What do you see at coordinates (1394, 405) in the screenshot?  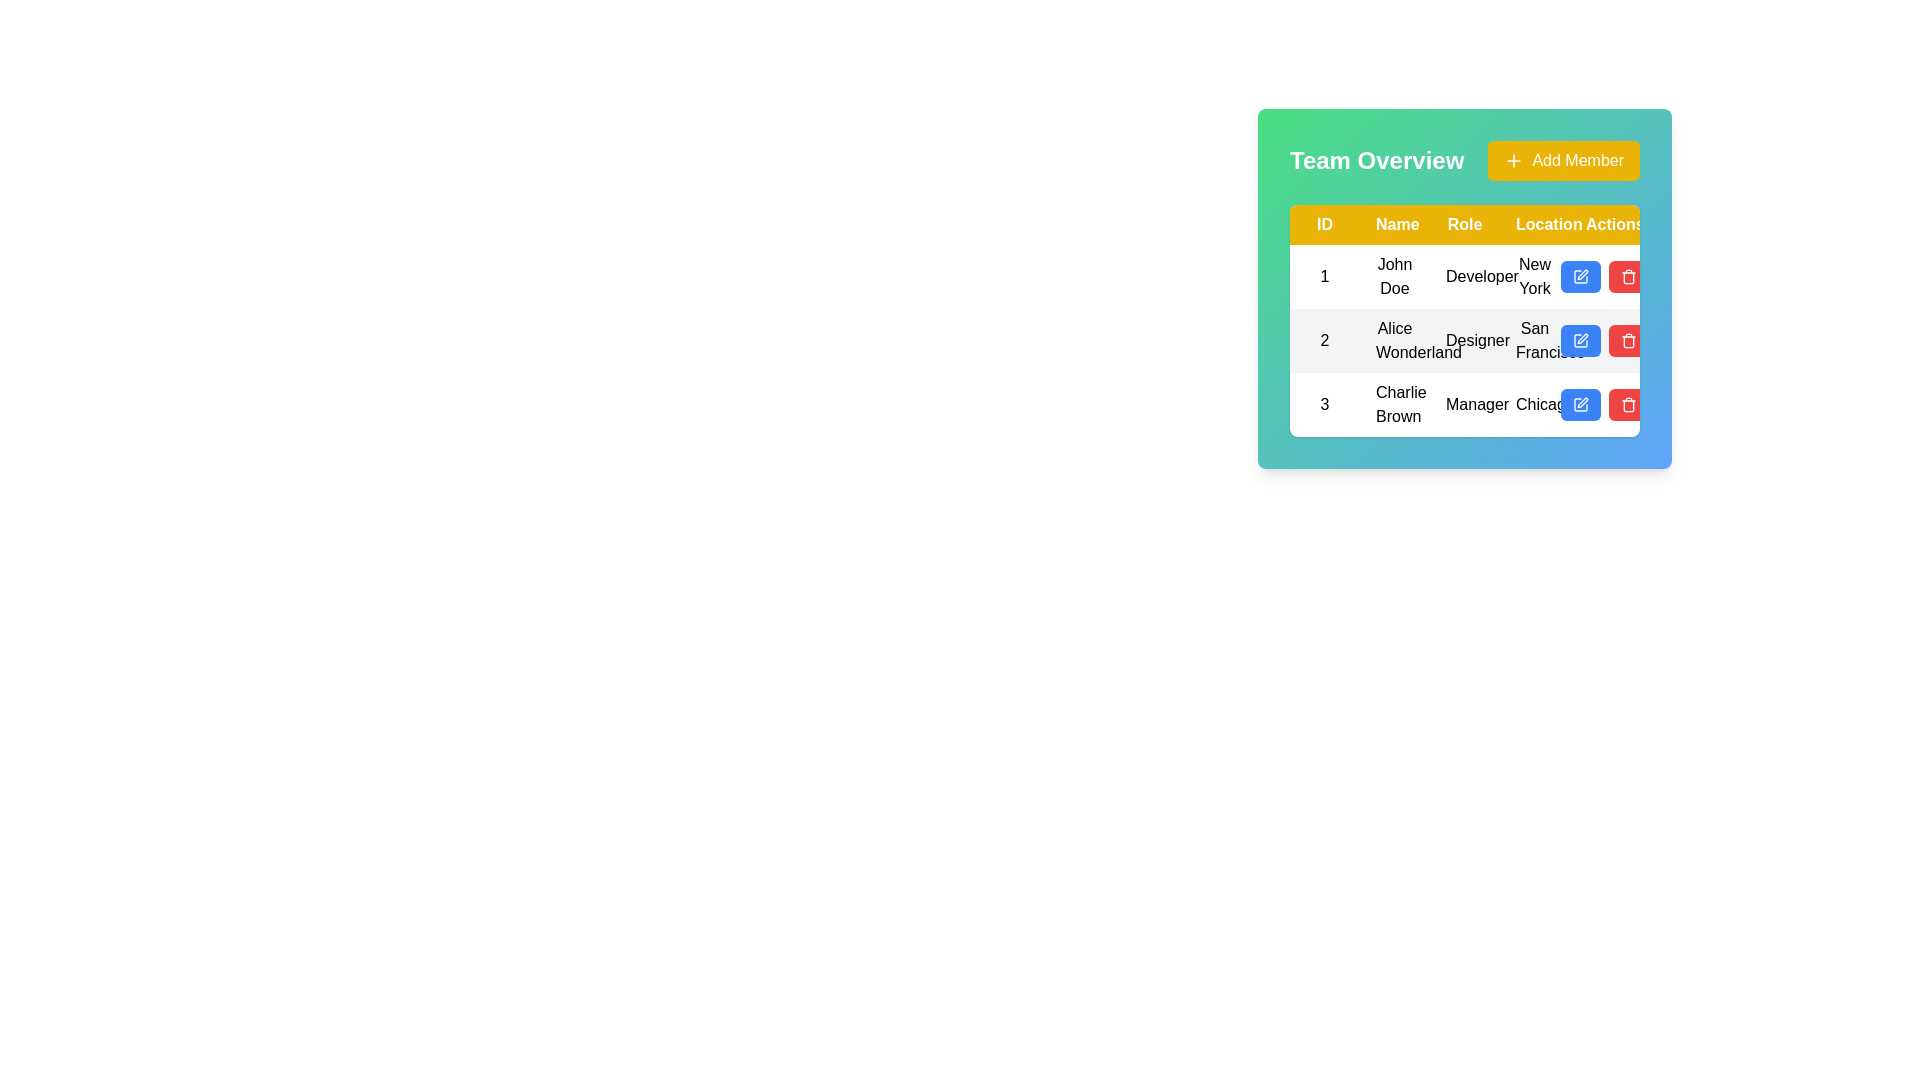 I see `the name field in the third row of the 'Team Overview' table, which displays the individual's name` at bounding box center [1394, 405].